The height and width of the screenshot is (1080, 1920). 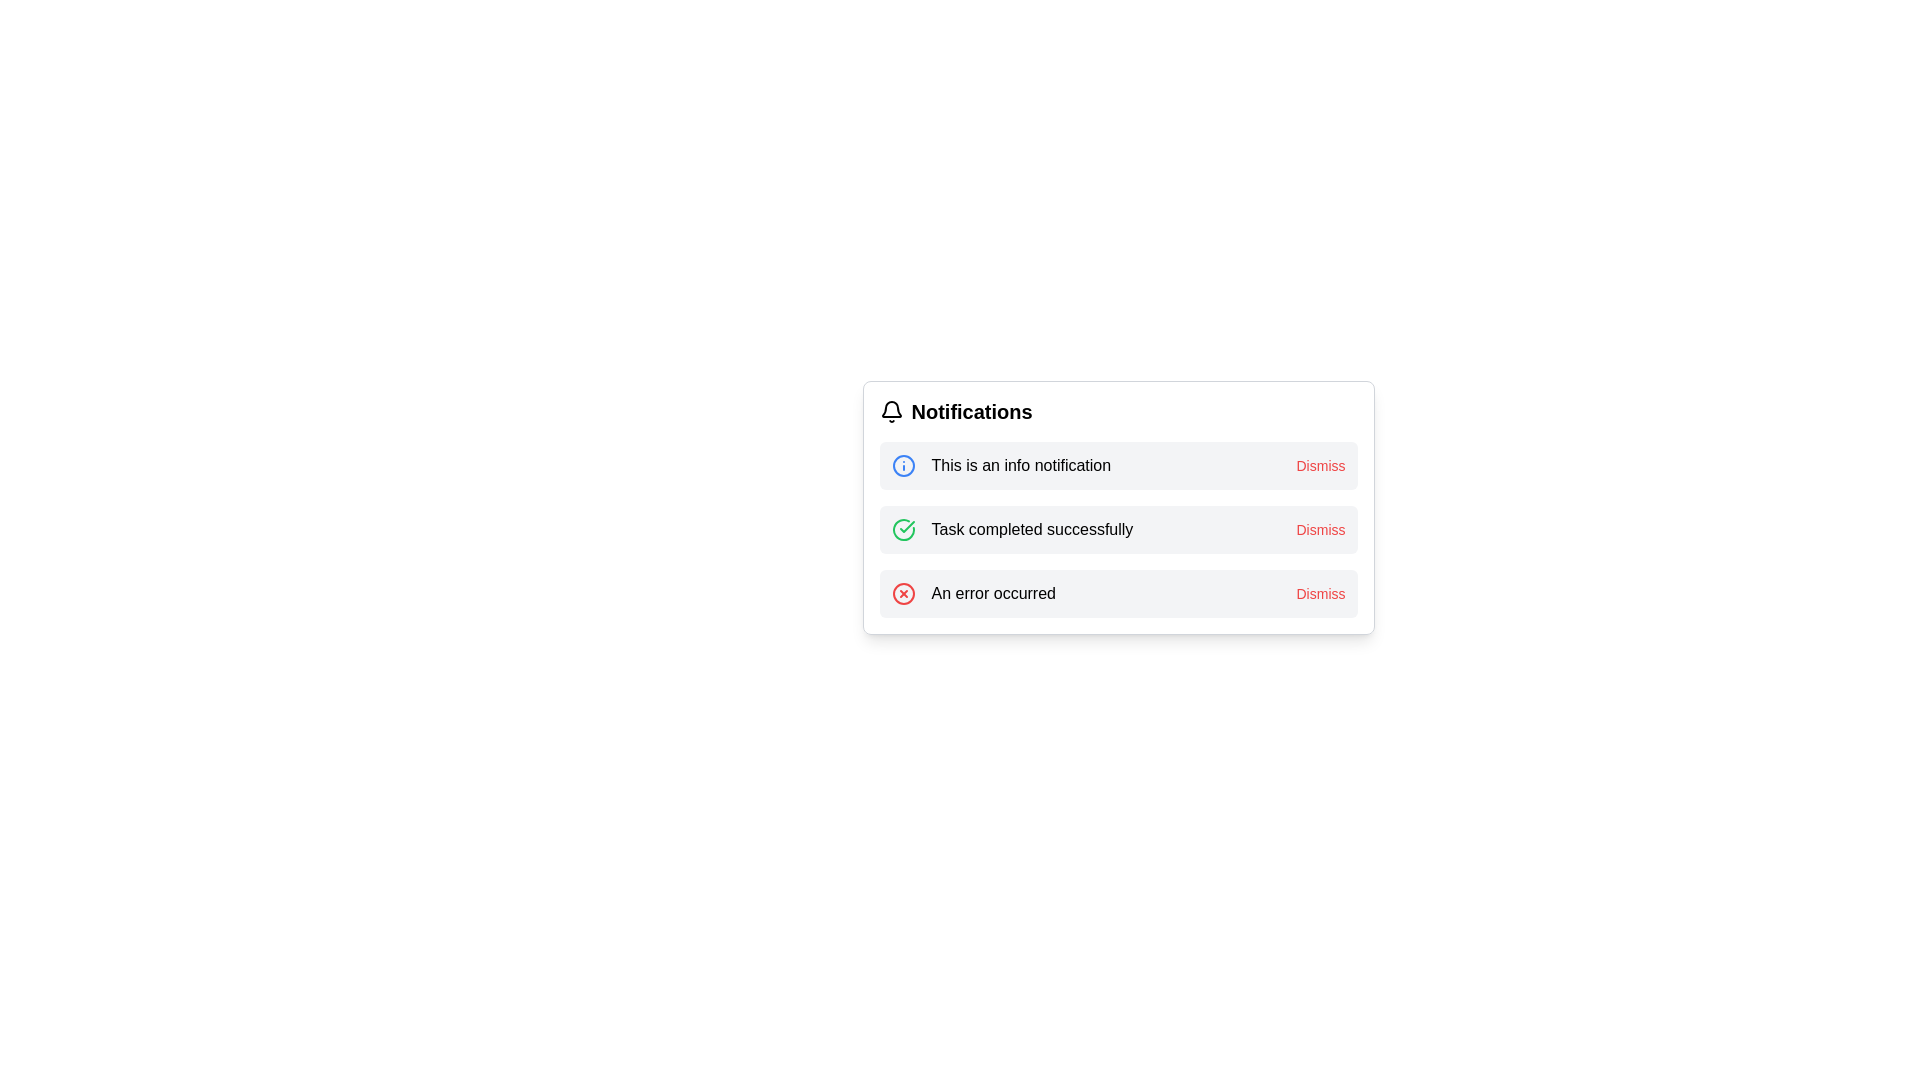 I want to click on the 'Dismiss' button with red-colored font, so click(x=1320, y=466).